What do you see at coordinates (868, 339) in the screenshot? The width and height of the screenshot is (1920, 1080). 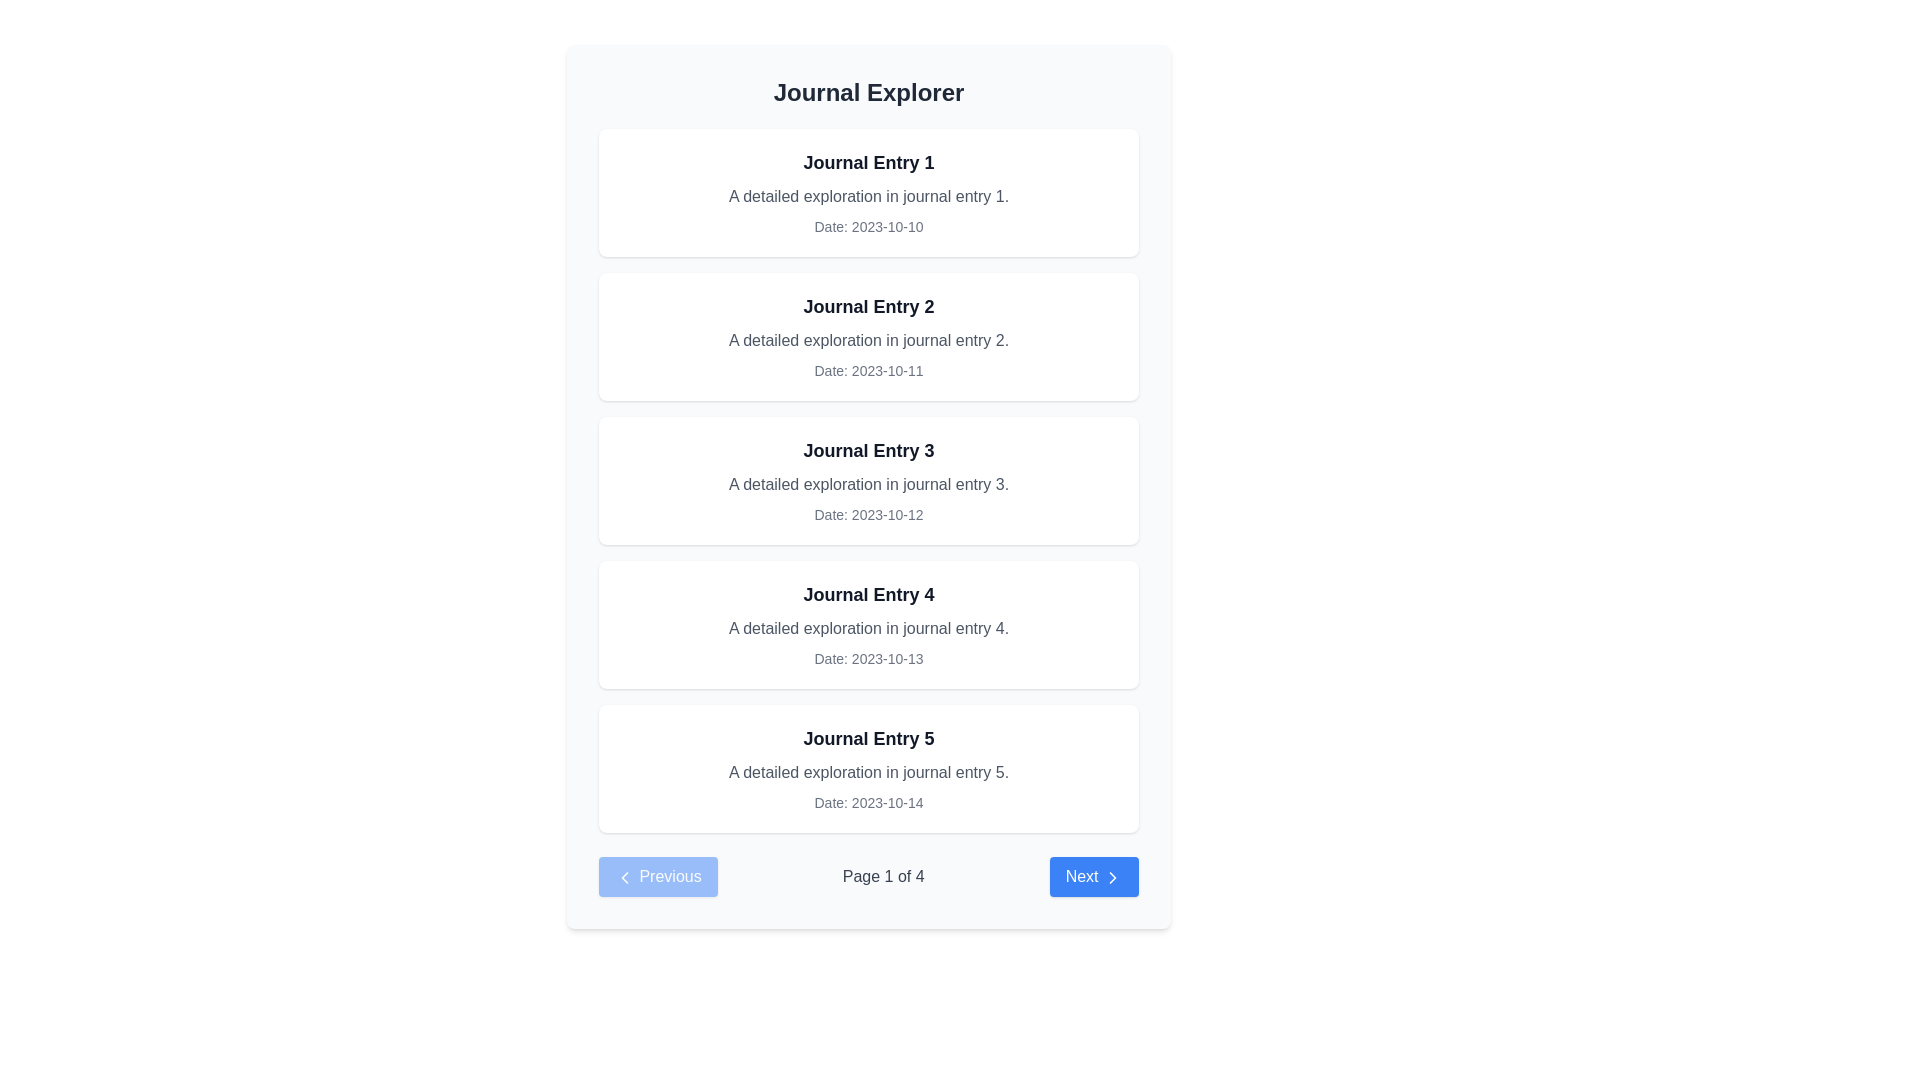 I see `the text display reading 'A detailed exploration in journal entry 2.' which is styled in gray and positioned between the title 'Journal Entry 2' and the date 'Date: 2023-10-11'` at bounding box center [868, 339].